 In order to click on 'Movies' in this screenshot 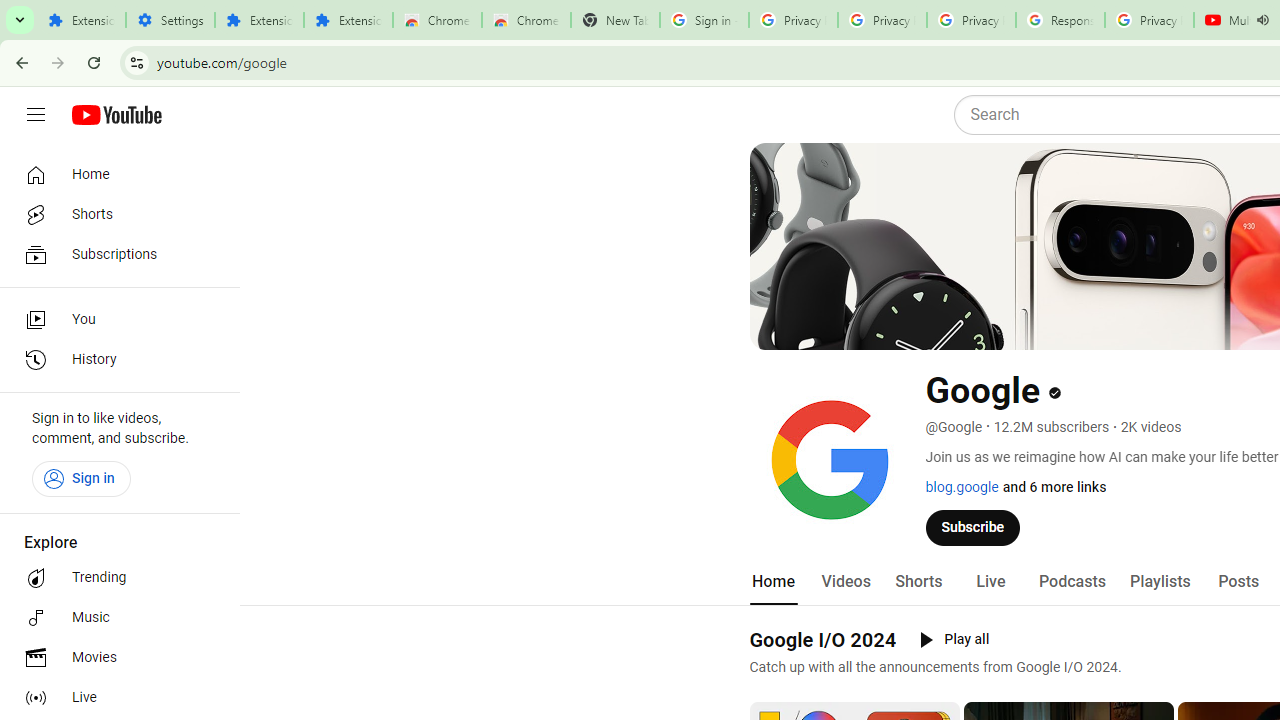, I will do `click(112, 658)`.